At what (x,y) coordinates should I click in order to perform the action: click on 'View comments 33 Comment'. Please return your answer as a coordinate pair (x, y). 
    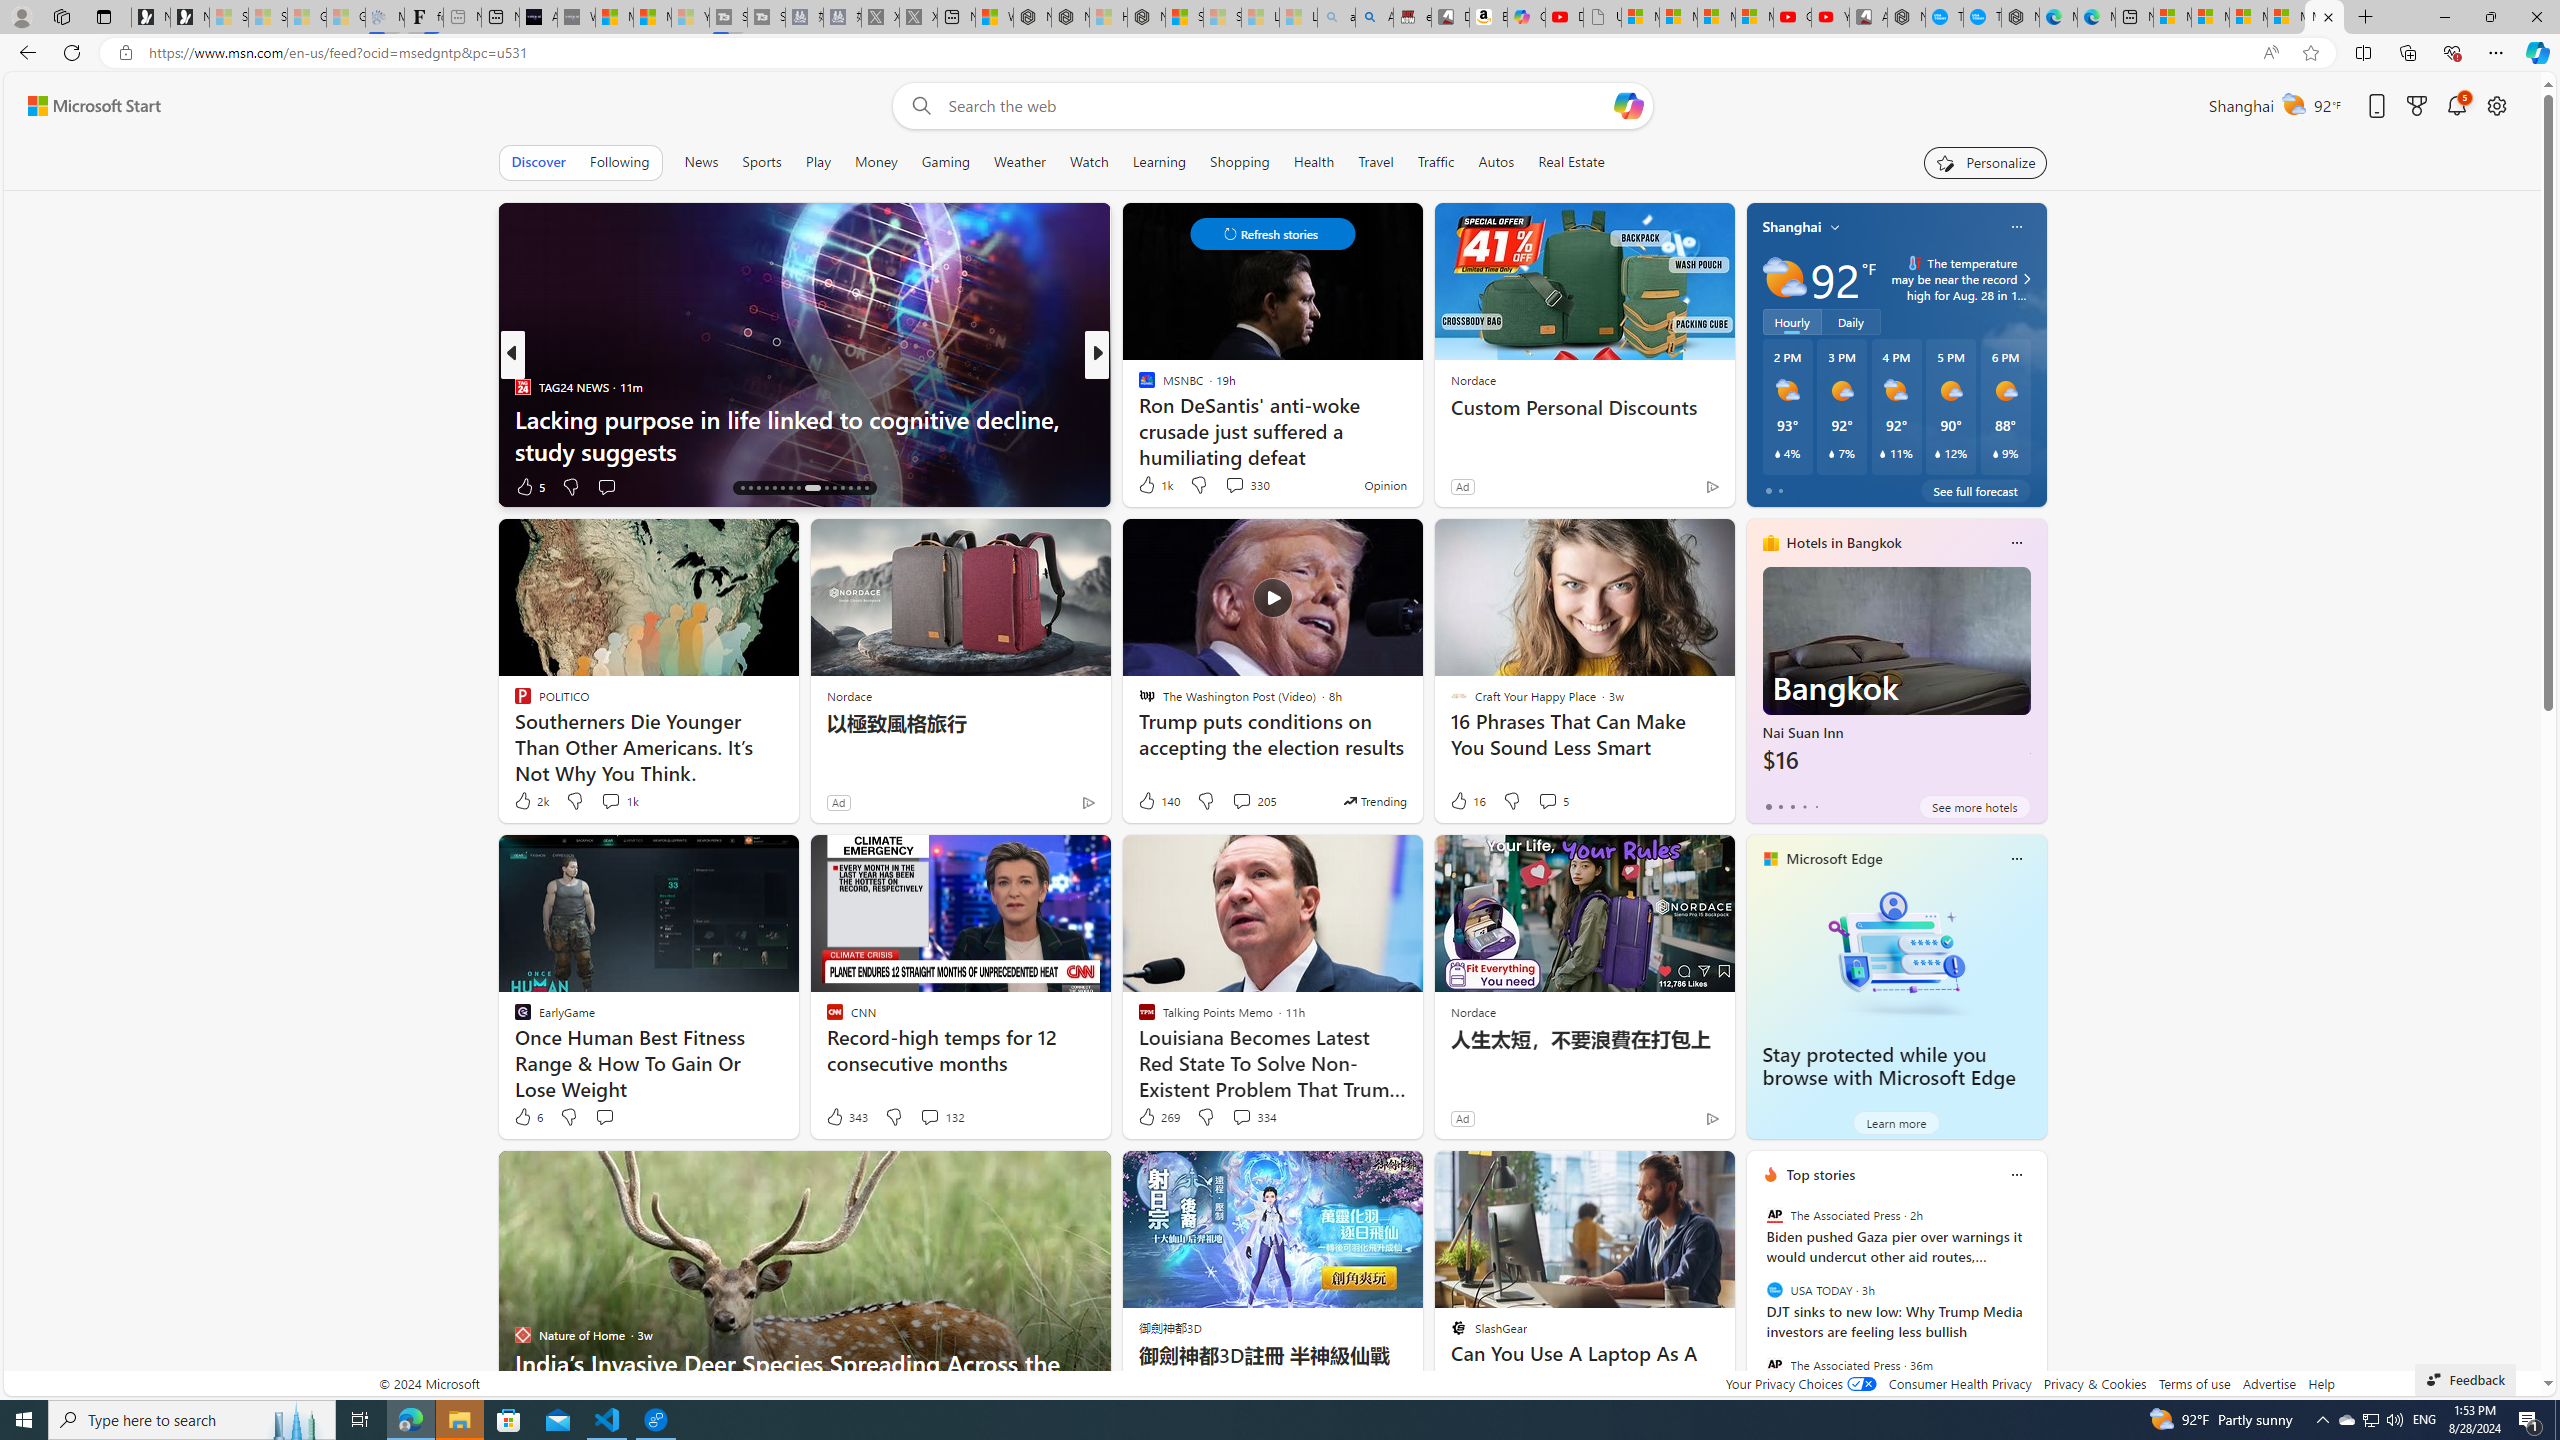
    Looking at the image, I should click on (1227, 486).